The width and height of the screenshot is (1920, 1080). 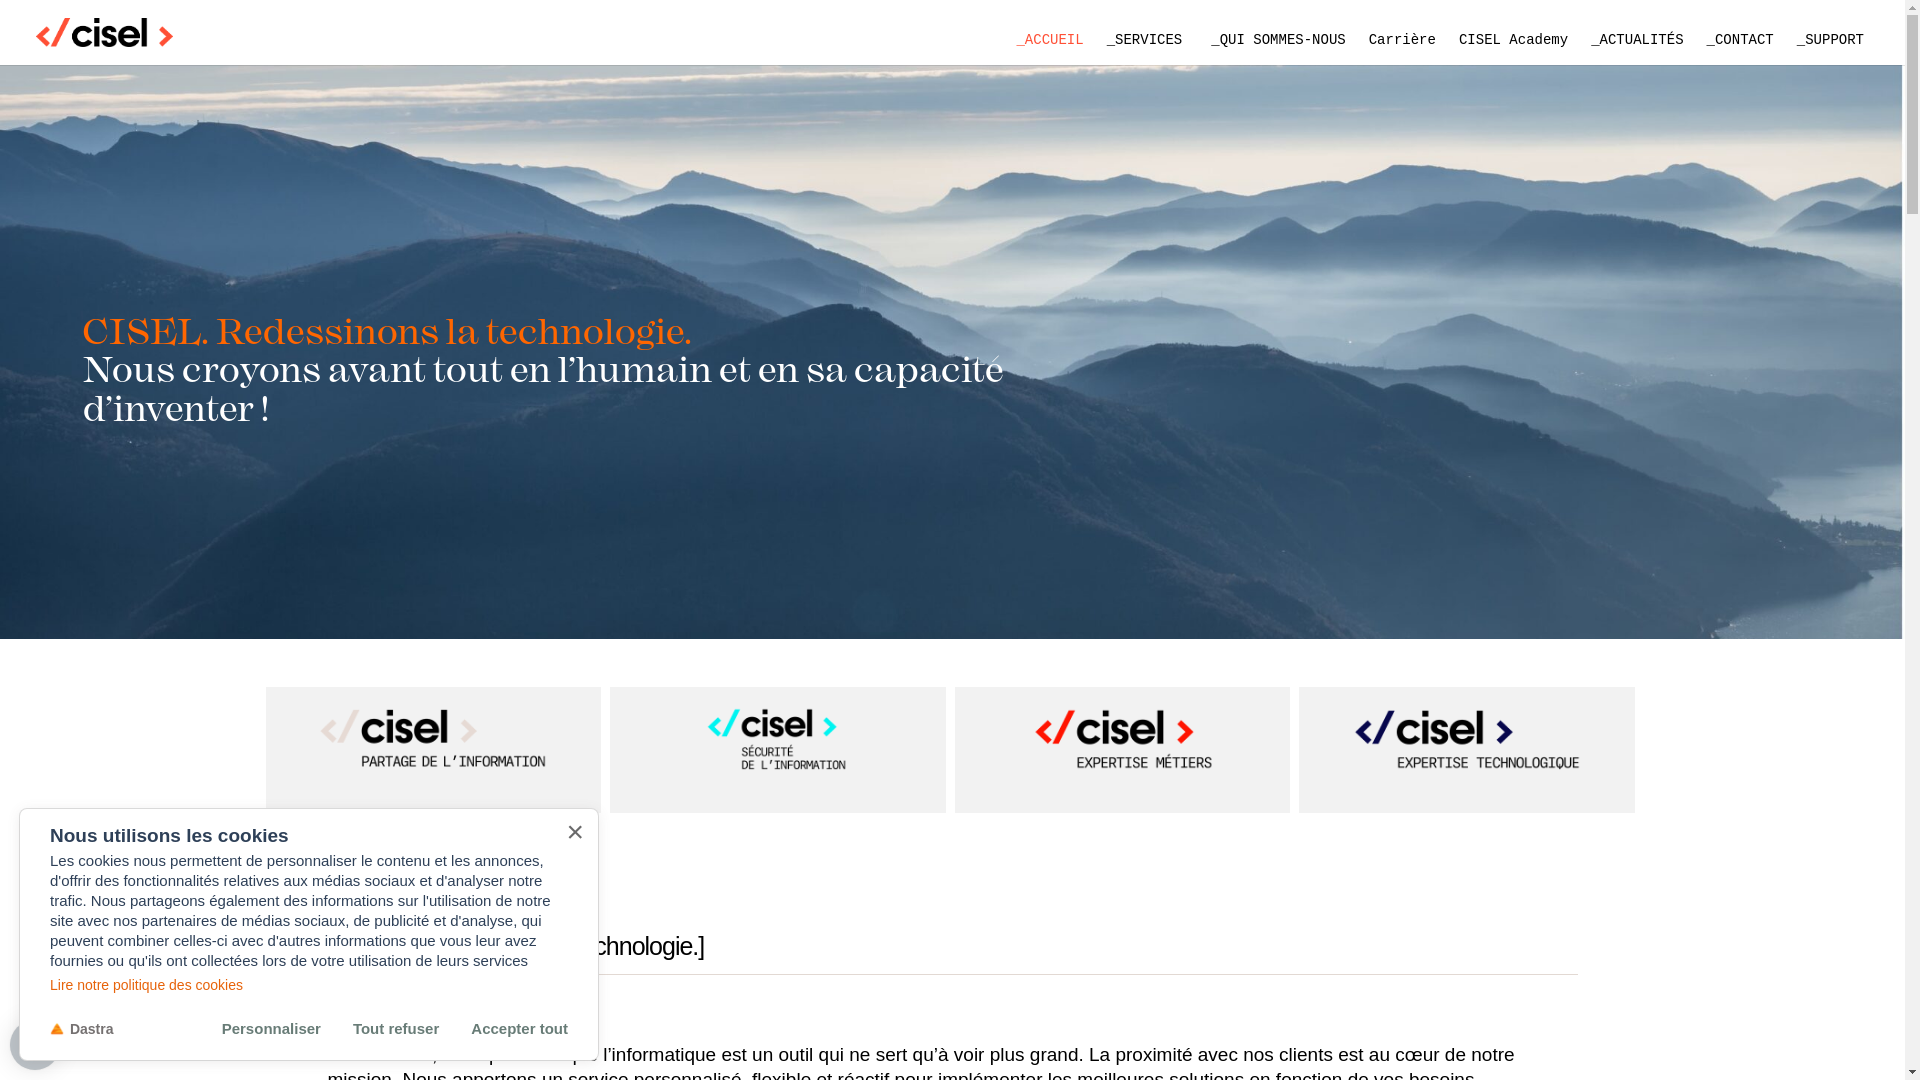 What do you see at coordinates (80, 1027) in the screenshot?
I see `'Dastra'` at bounding box center [80, 1027].